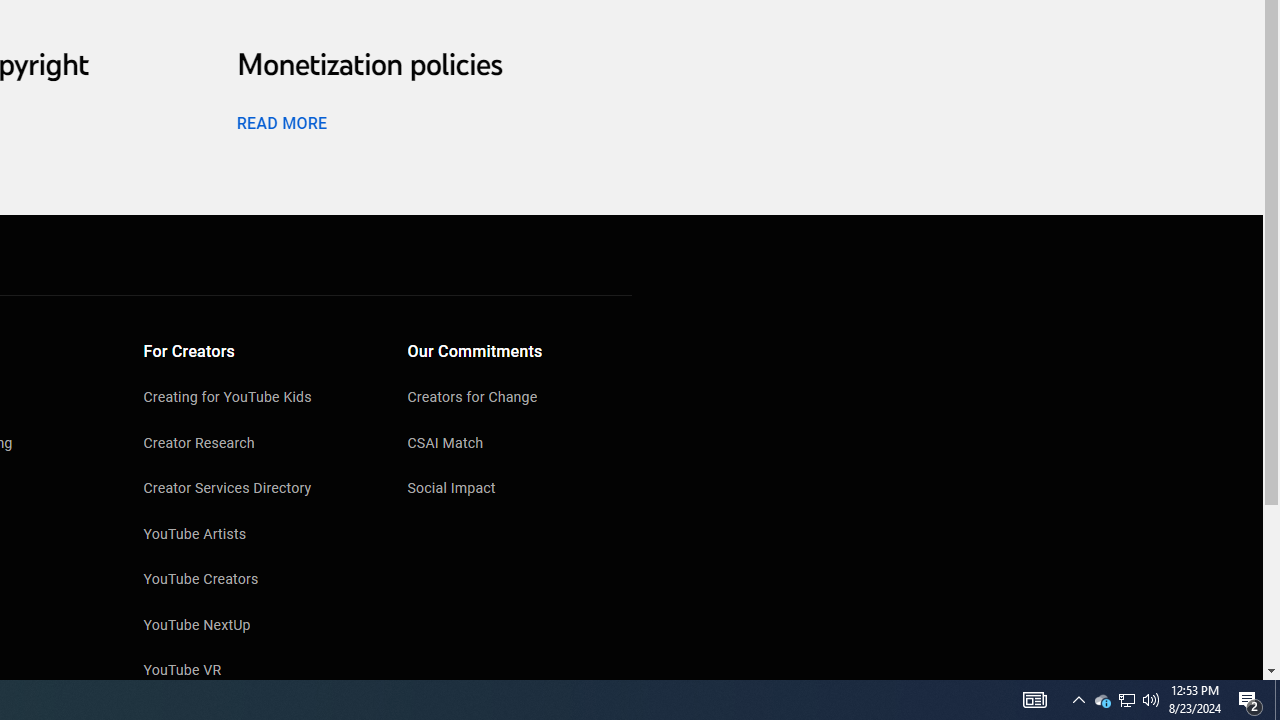  What do you see at coordinates (255, 581) in the screenshot?
I see `'YouTube Creators'` at bounding box center [255, 581].